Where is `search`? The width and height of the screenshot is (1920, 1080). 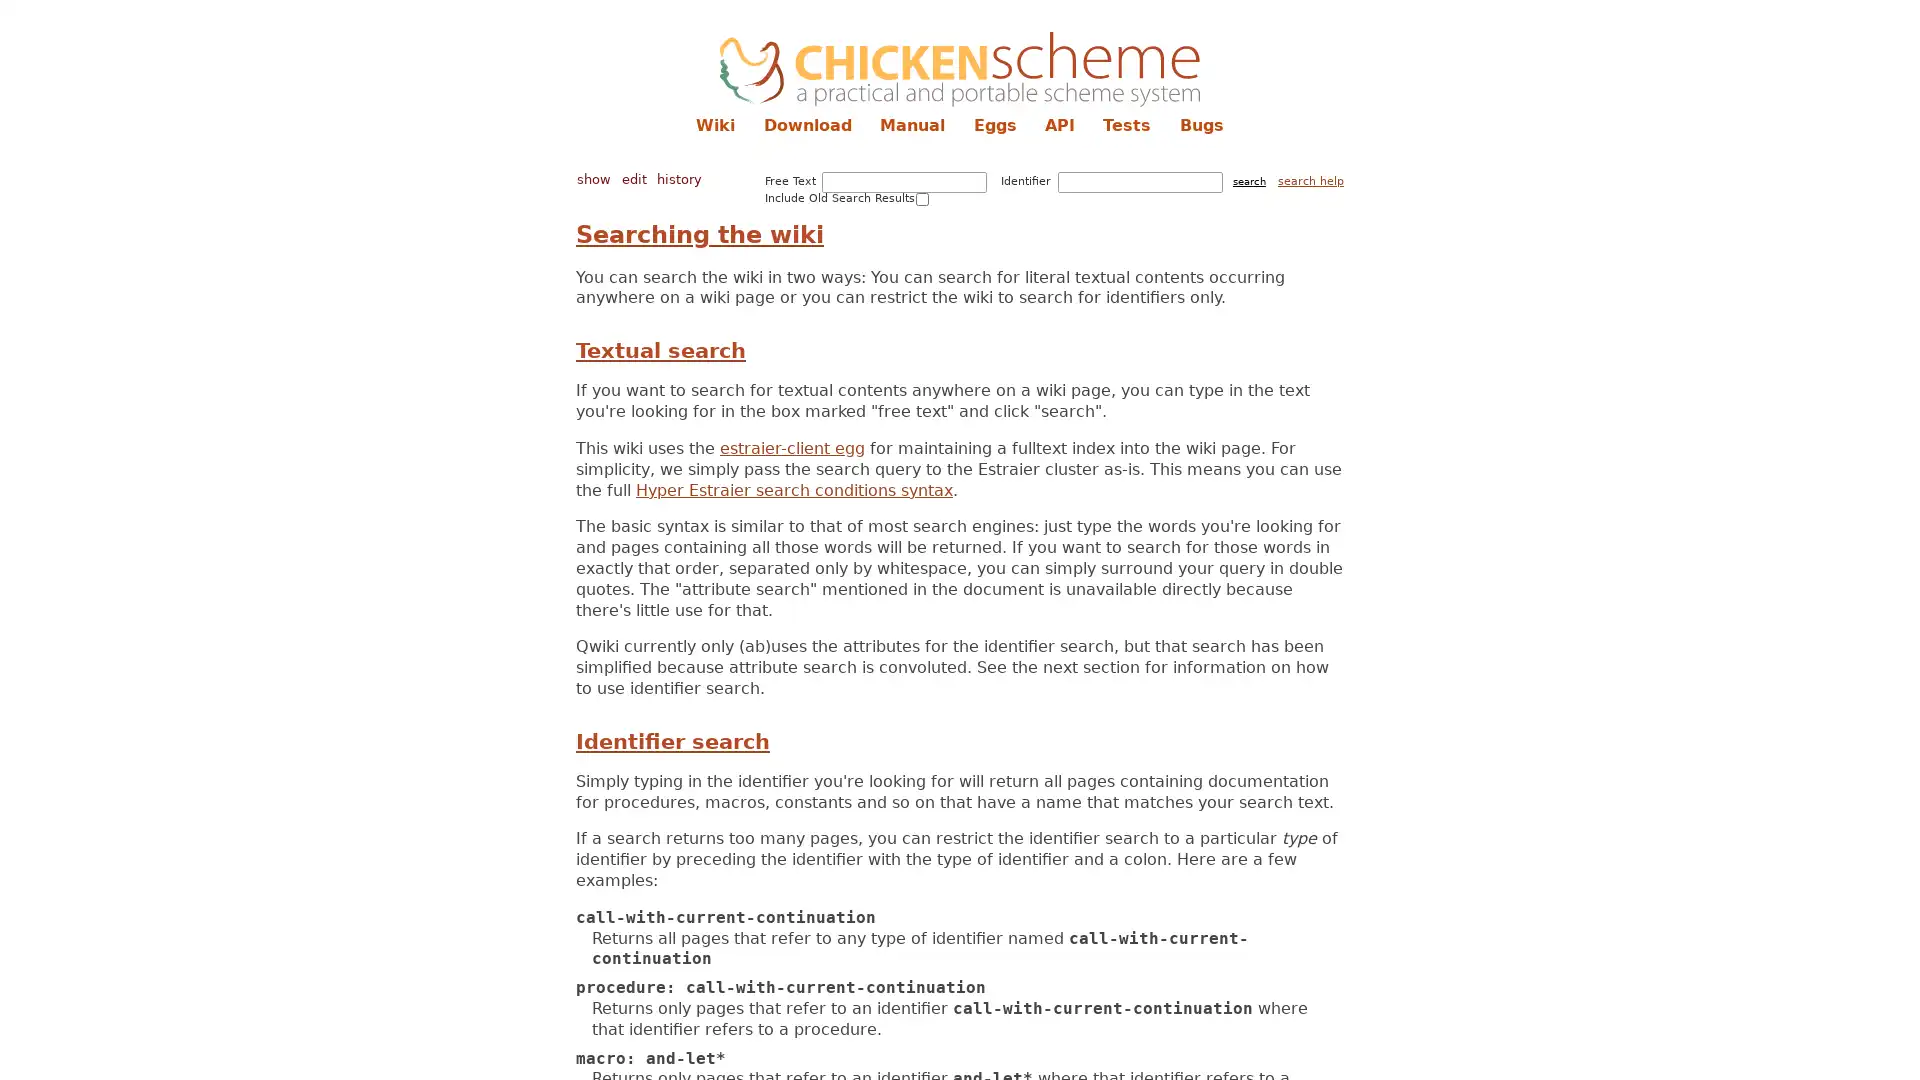 search is located at coordinates (1247, 181).